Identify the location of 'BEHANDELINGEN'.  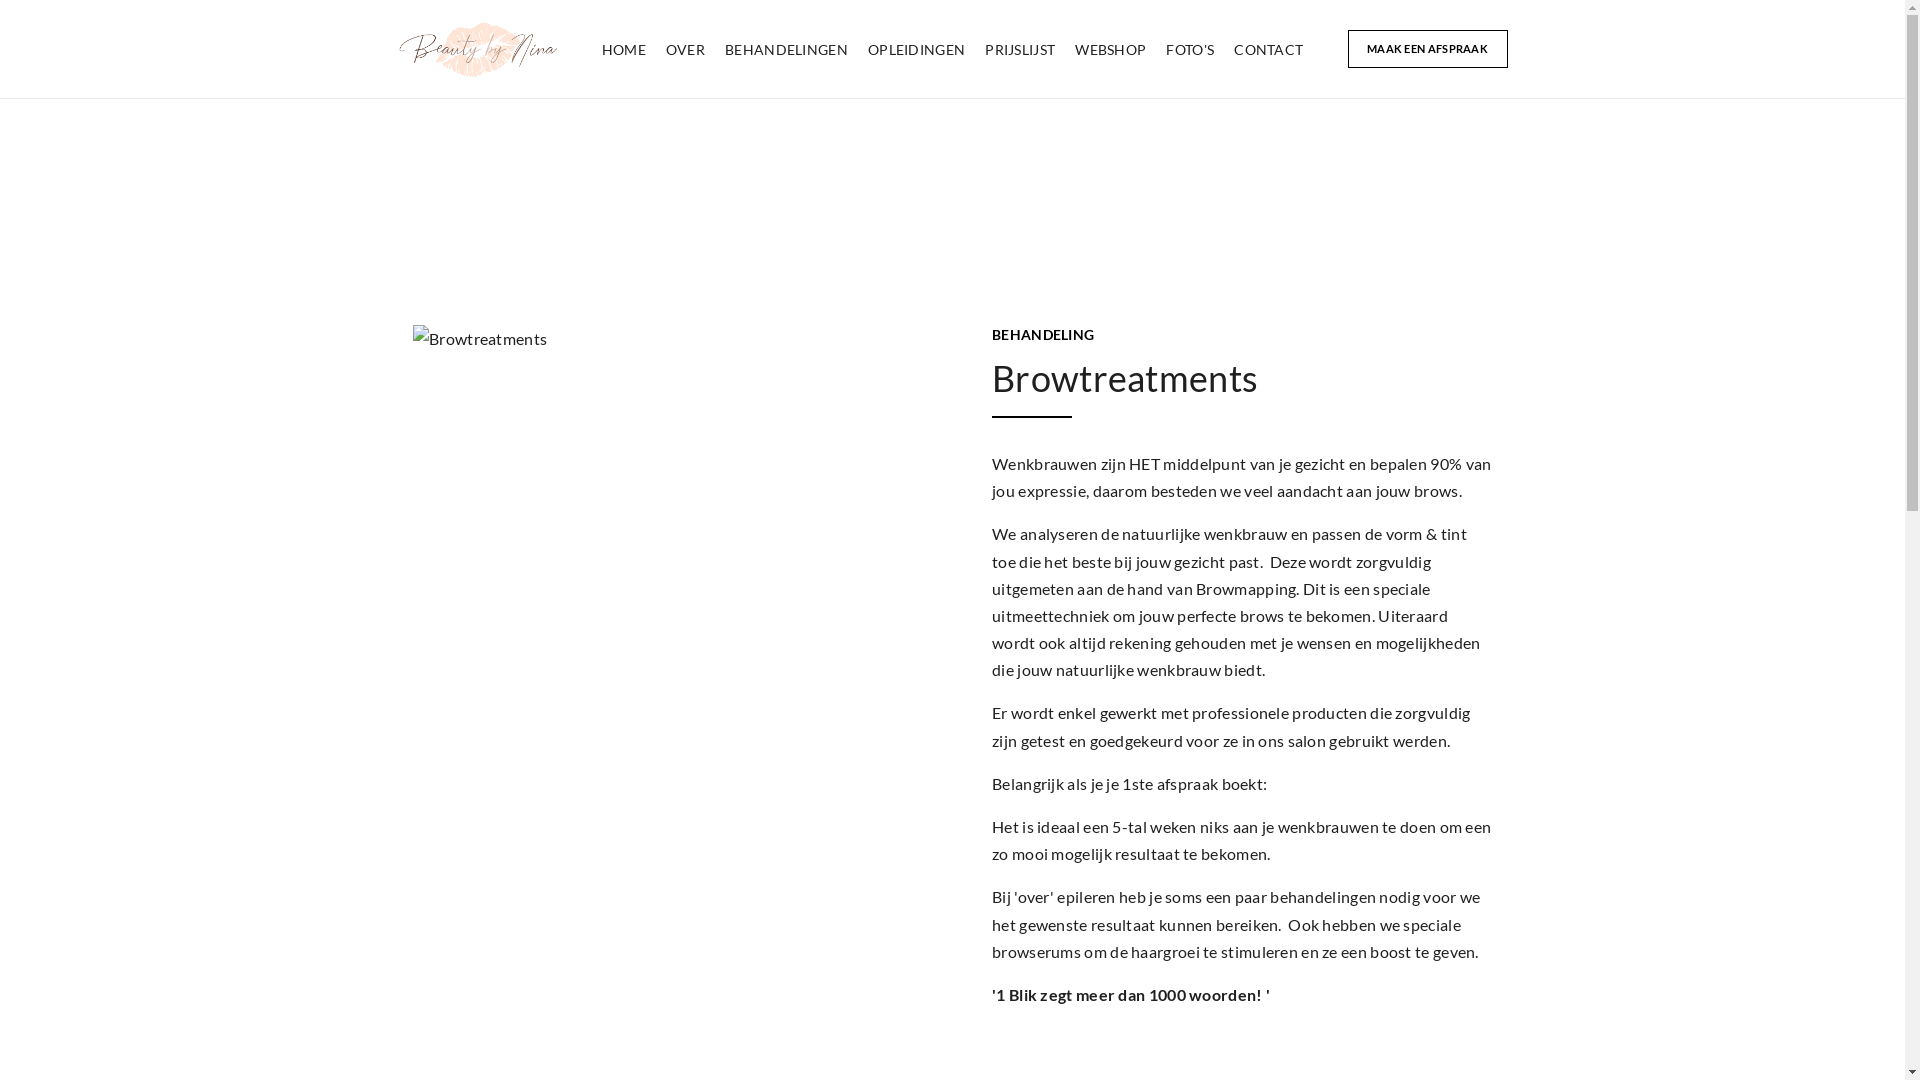
(785, 48).